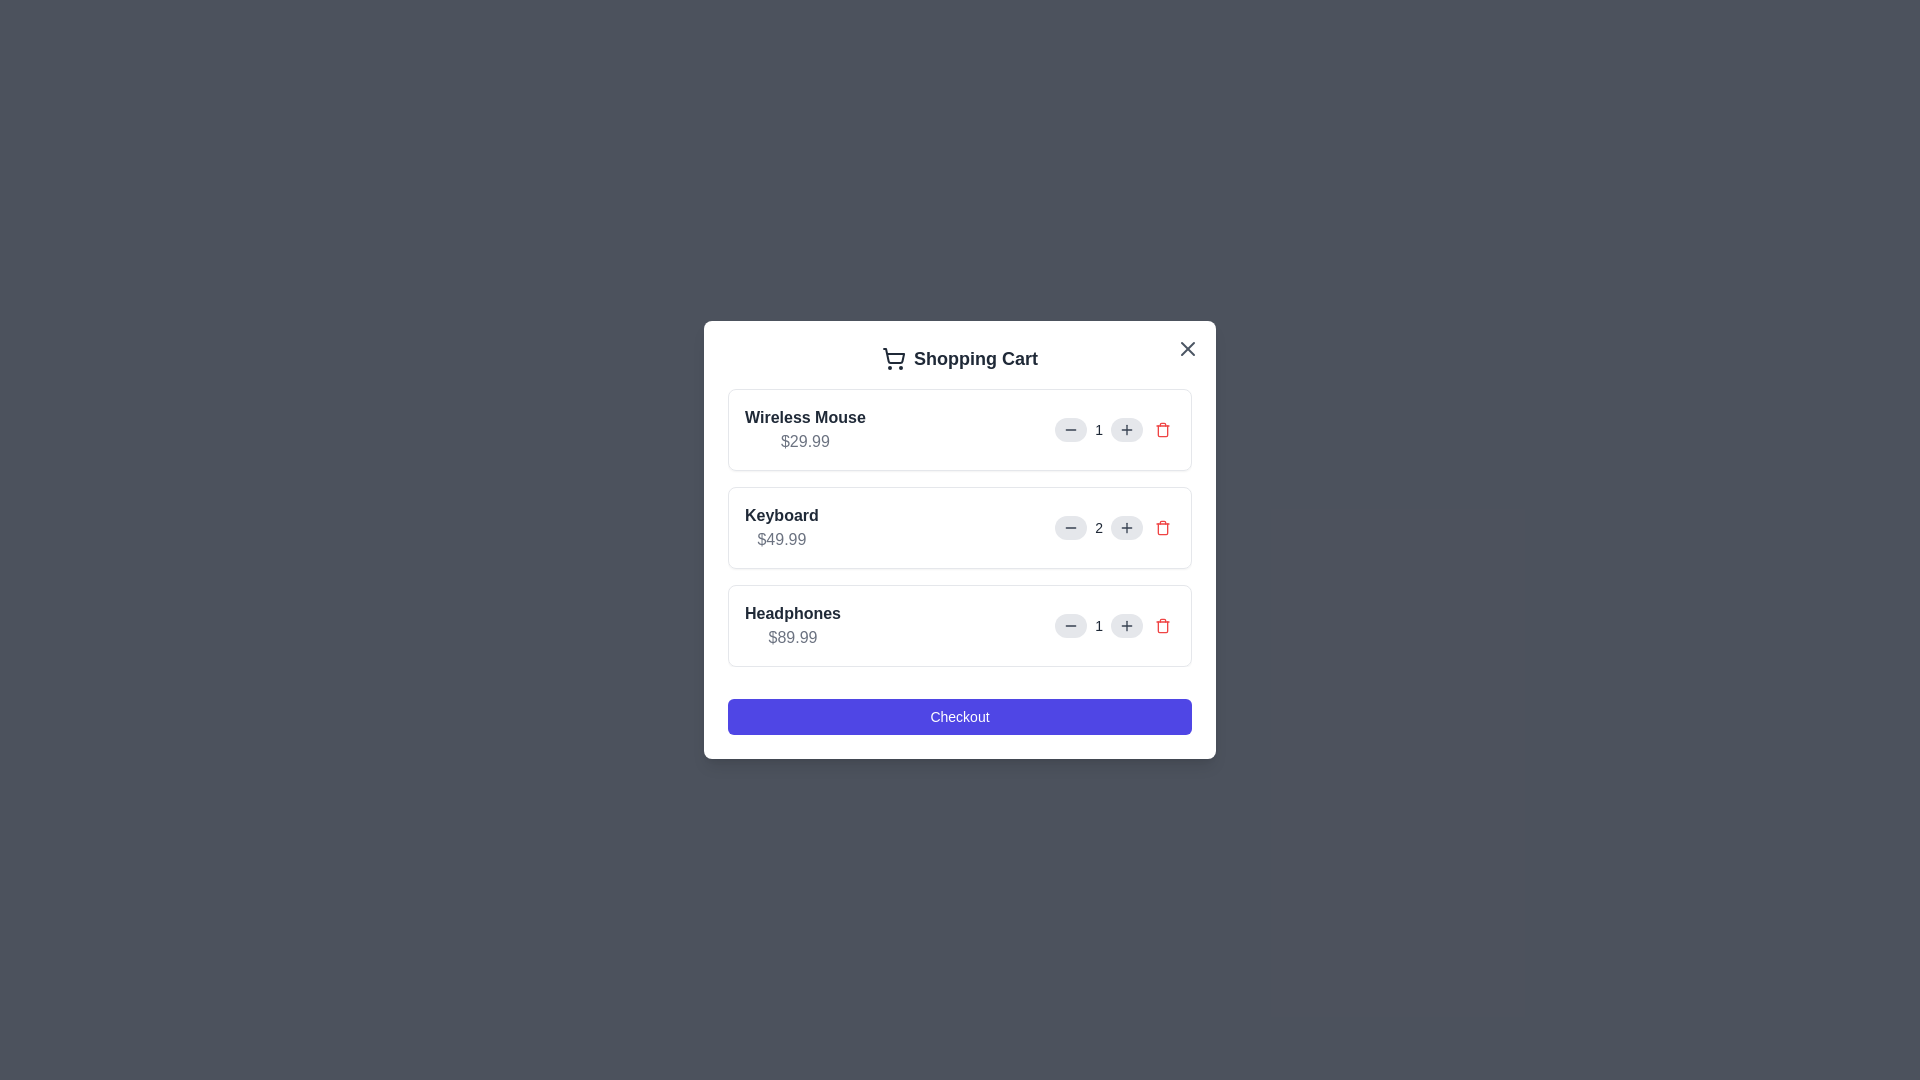  What do you see at coordinates (805, 441) in the screenshot?
I see `the static text label displaying the price '$29.99' located below the product title 'Wireless Mouse' in the 'Shopping Cart' modal` at bounding box center [805, 441].